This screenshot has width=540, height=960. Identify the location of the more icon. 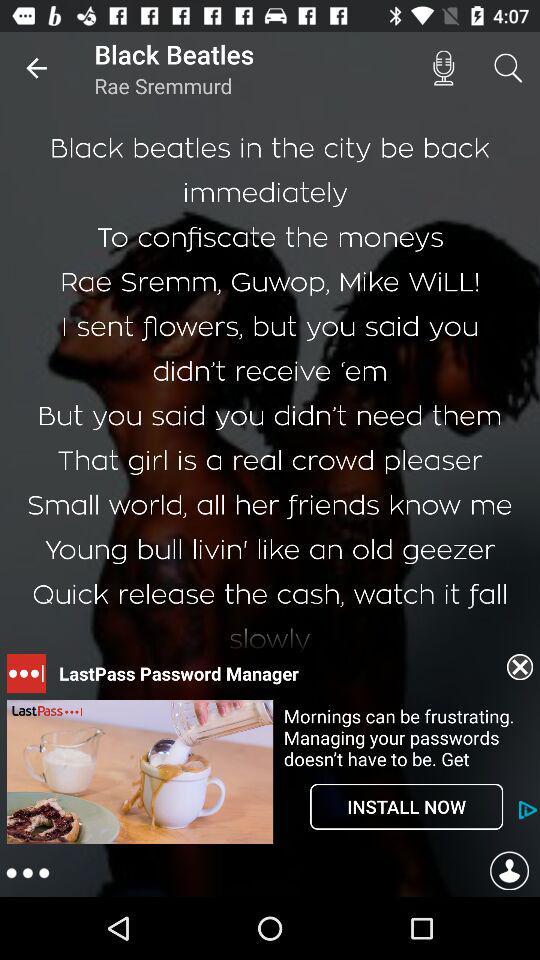
(26, 872).